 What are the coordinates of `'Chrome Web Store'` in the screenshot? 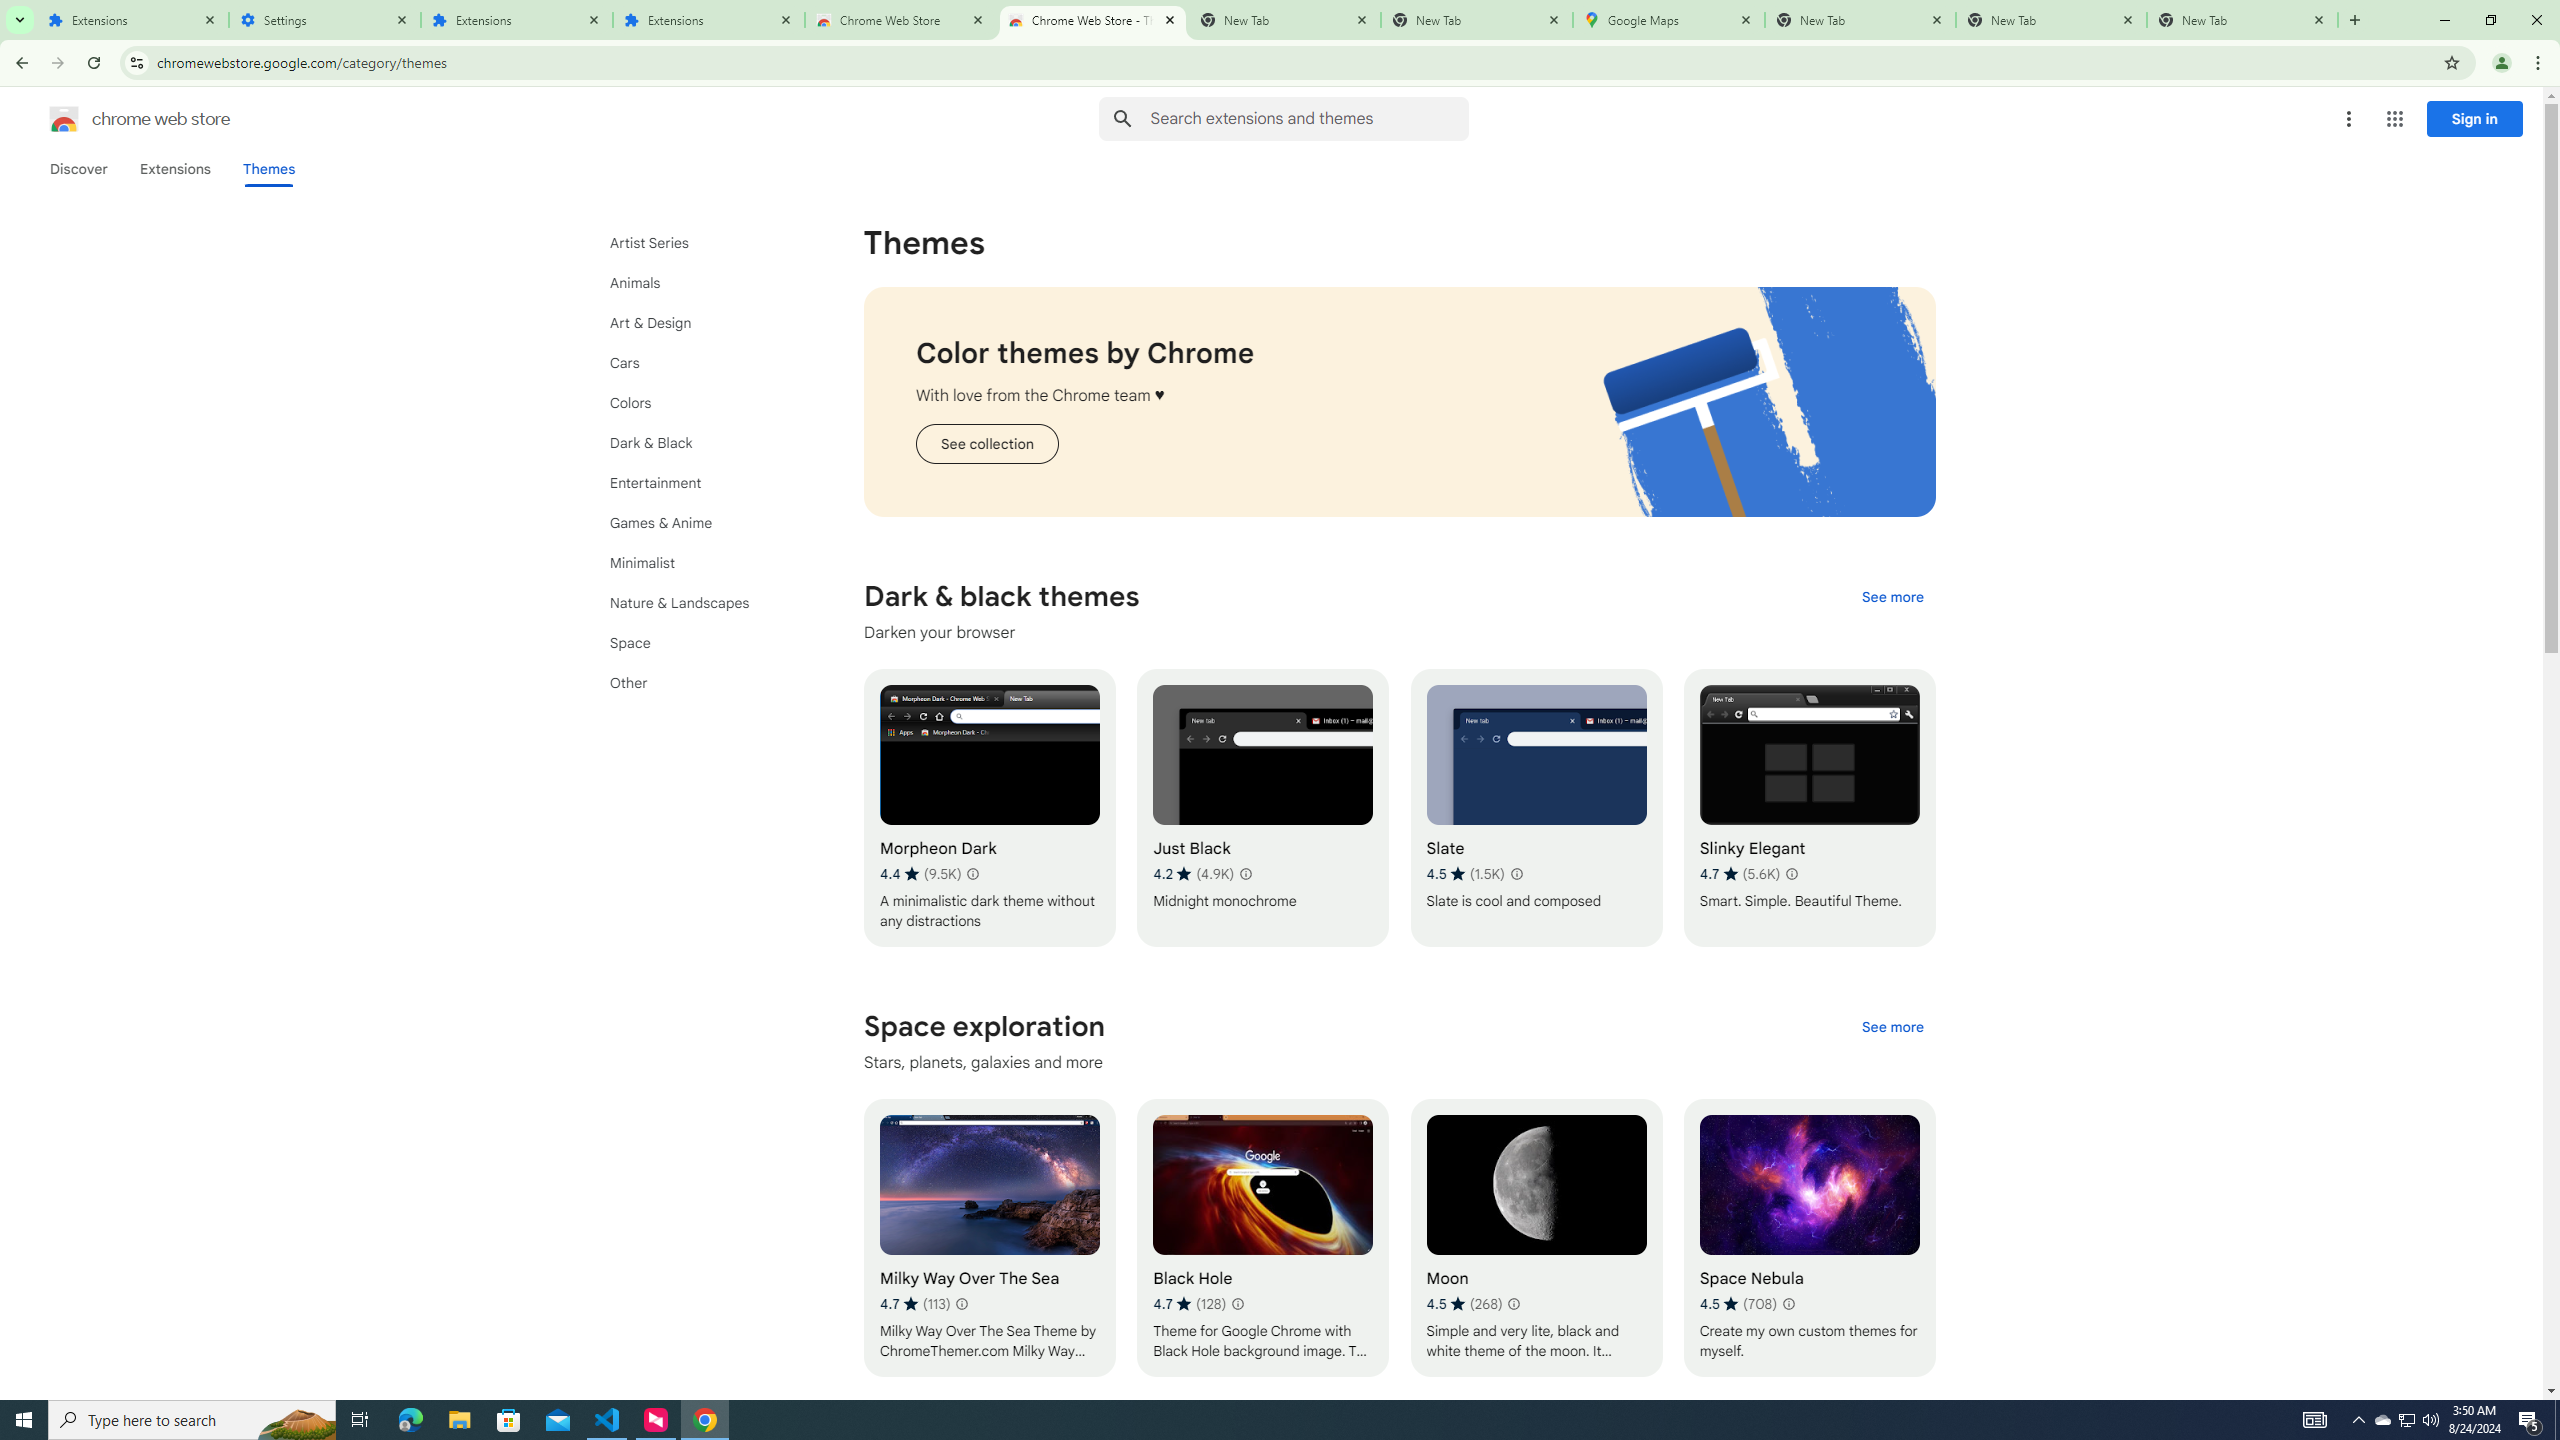 It's located at (900, 19).